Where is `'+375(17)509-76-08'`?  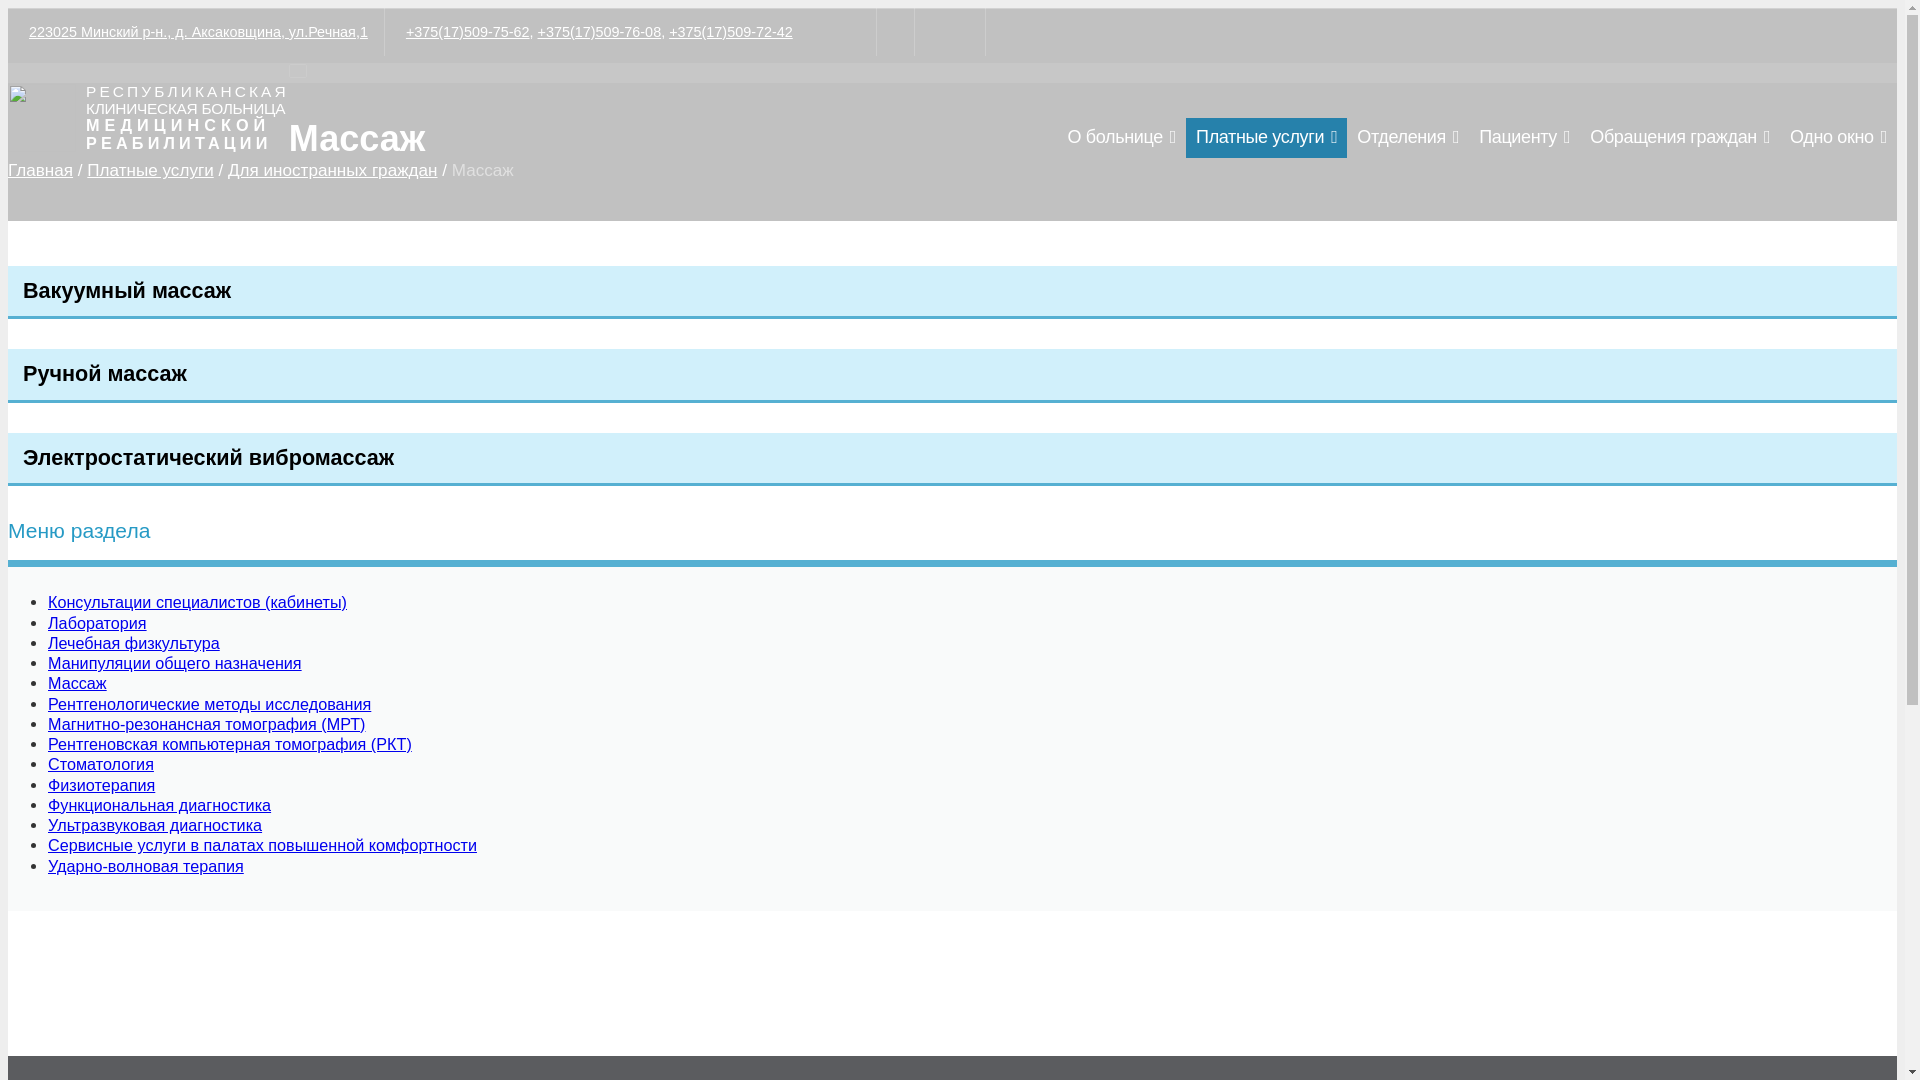 '+375(17)509-76-08' is located at coordinates (599, 31).